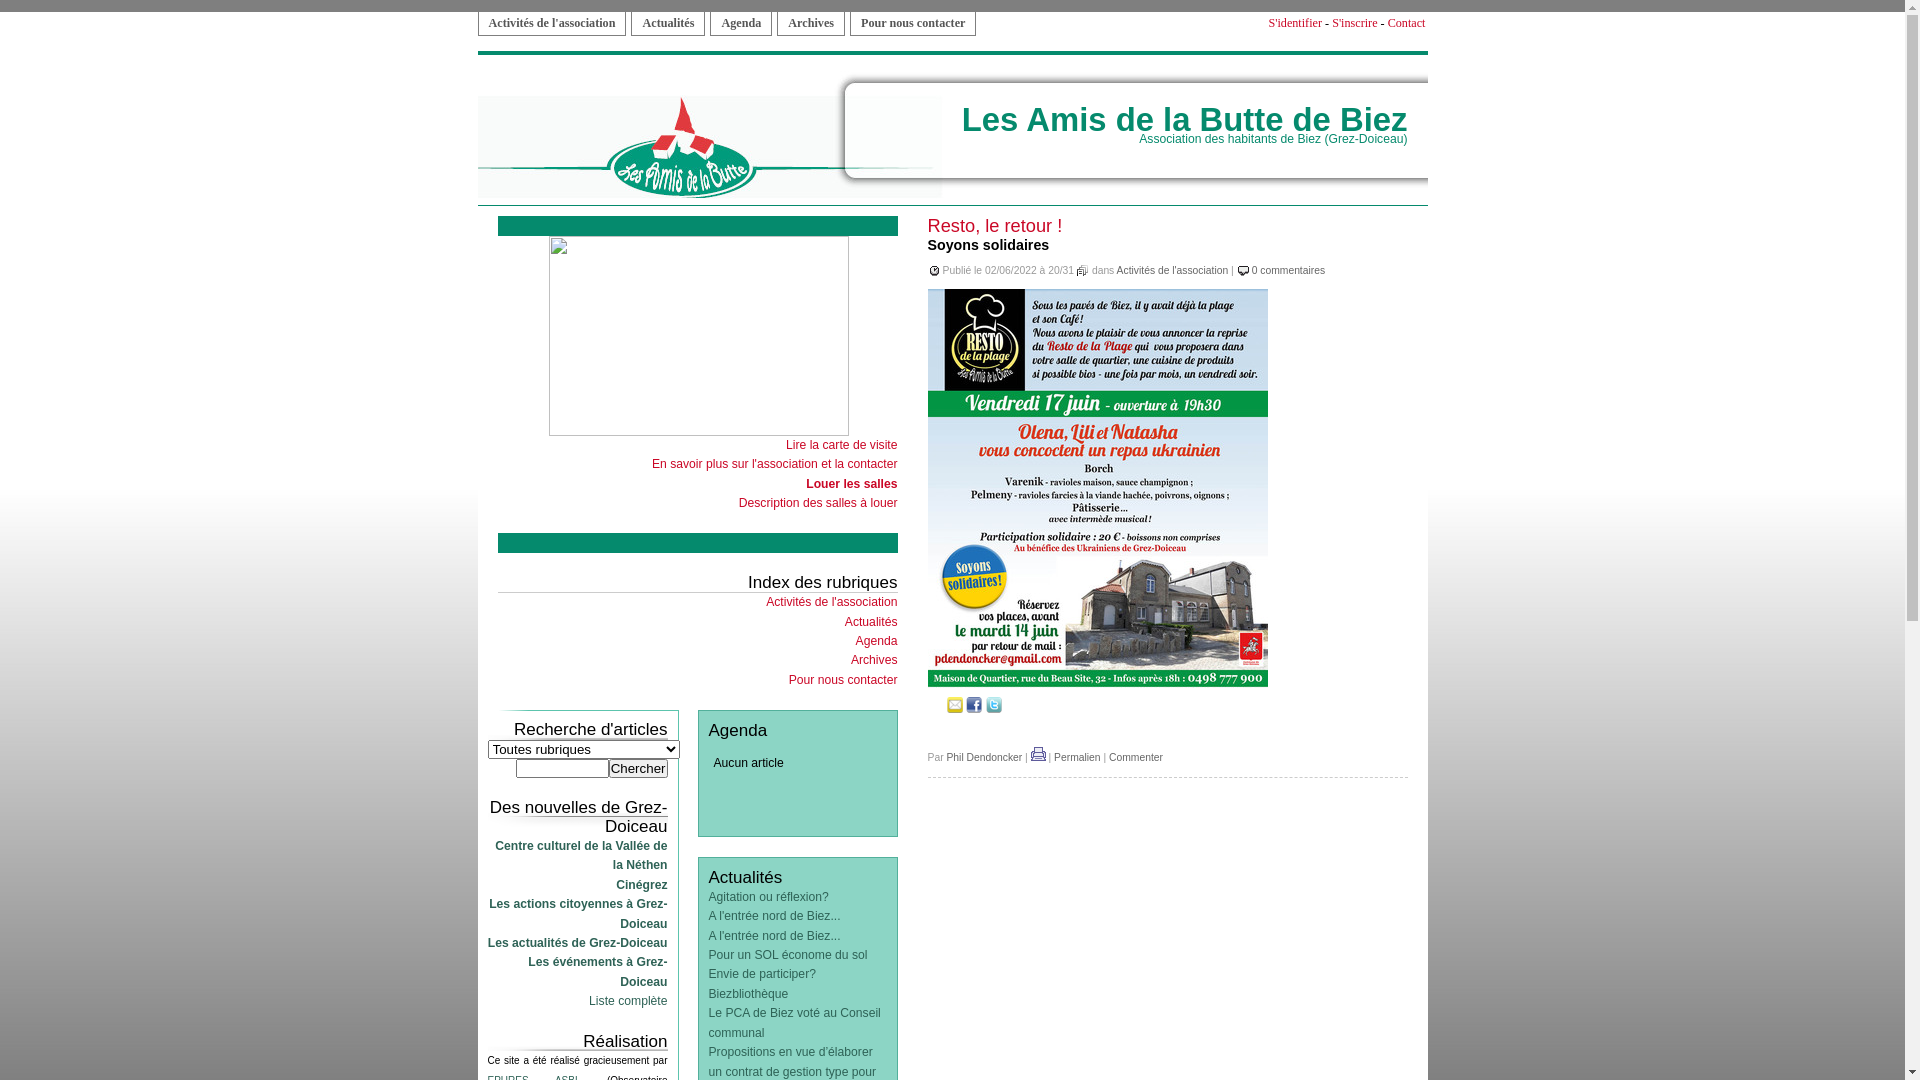 The image size is (1920, 1080). What do you see at coordinates (1354, 23) in the screenshot?
I see `'S'inscrire'` at bounding box center [1354, 23].